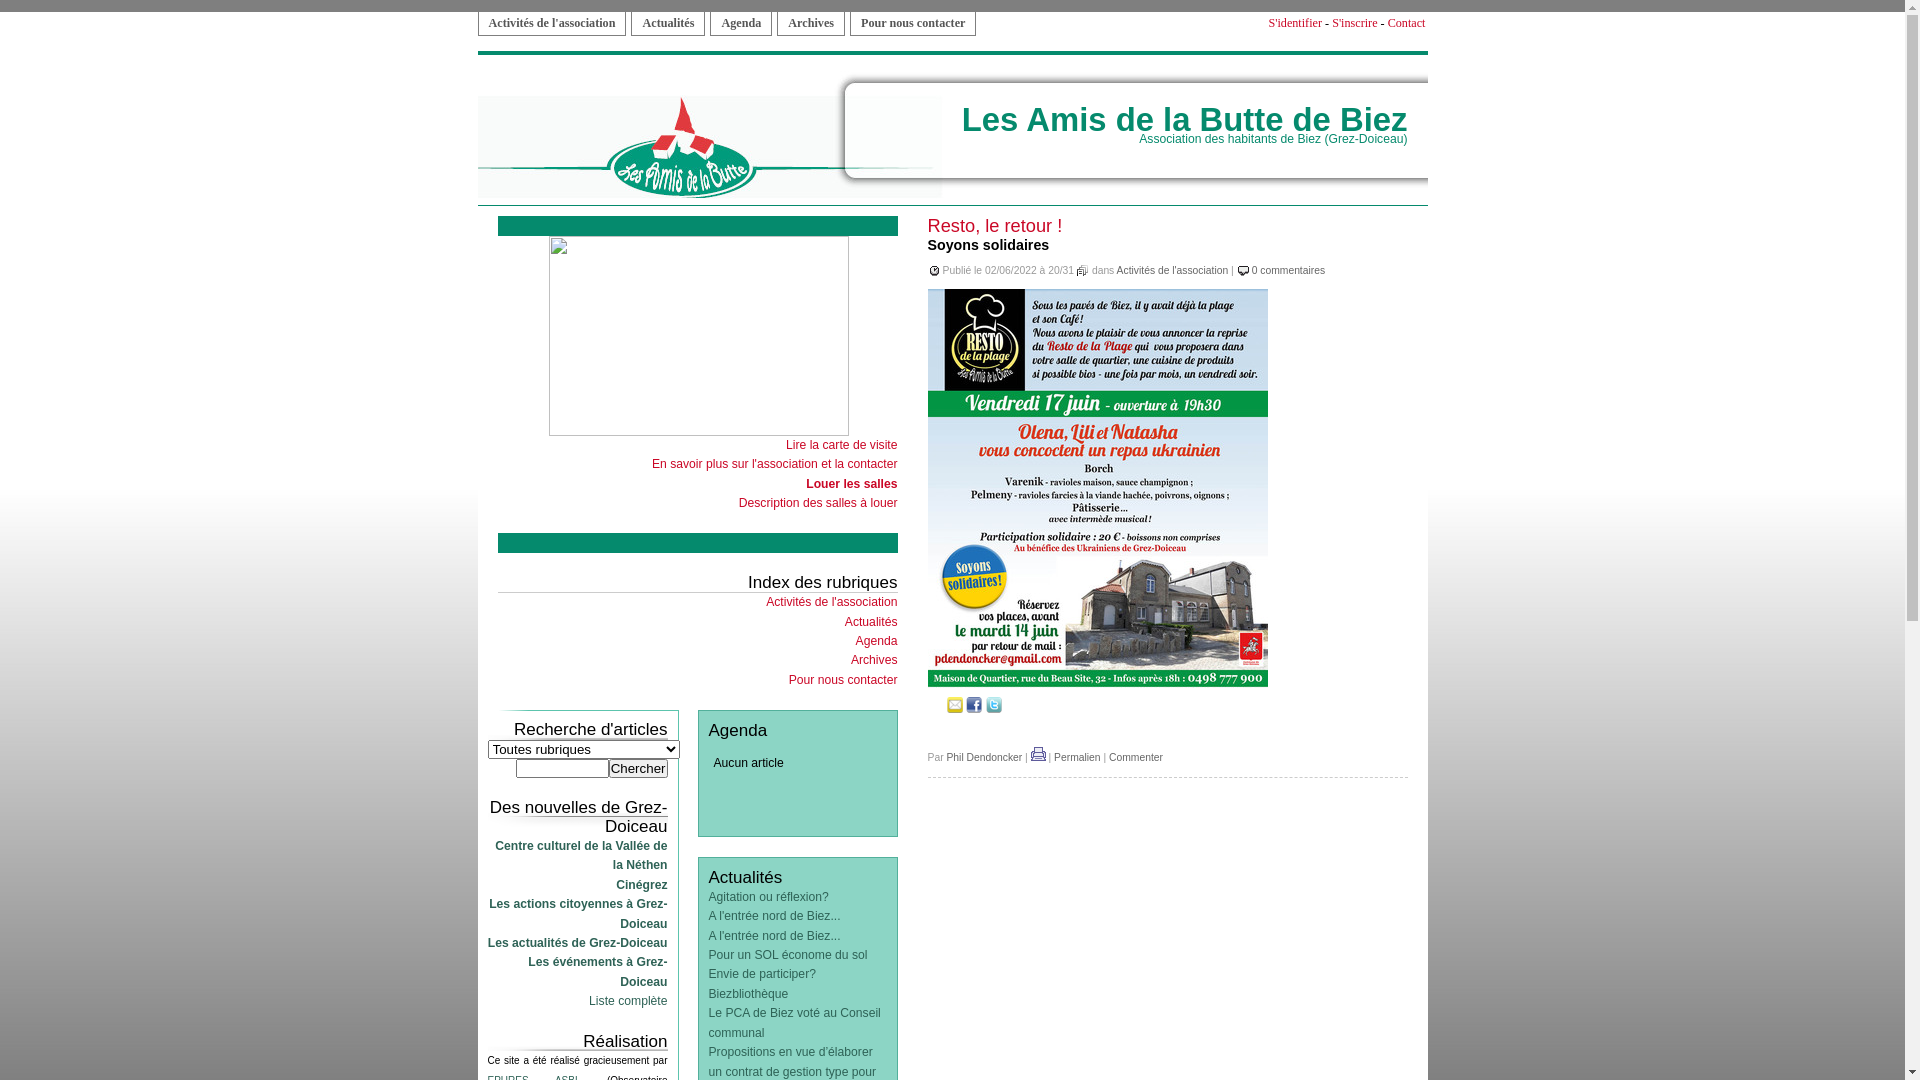 The image size is (1920, 1080). What do you see at coordinates (1354, 23) in the screenshot?
I see `'S'inscrire'` at bounding box center [1354, 23].